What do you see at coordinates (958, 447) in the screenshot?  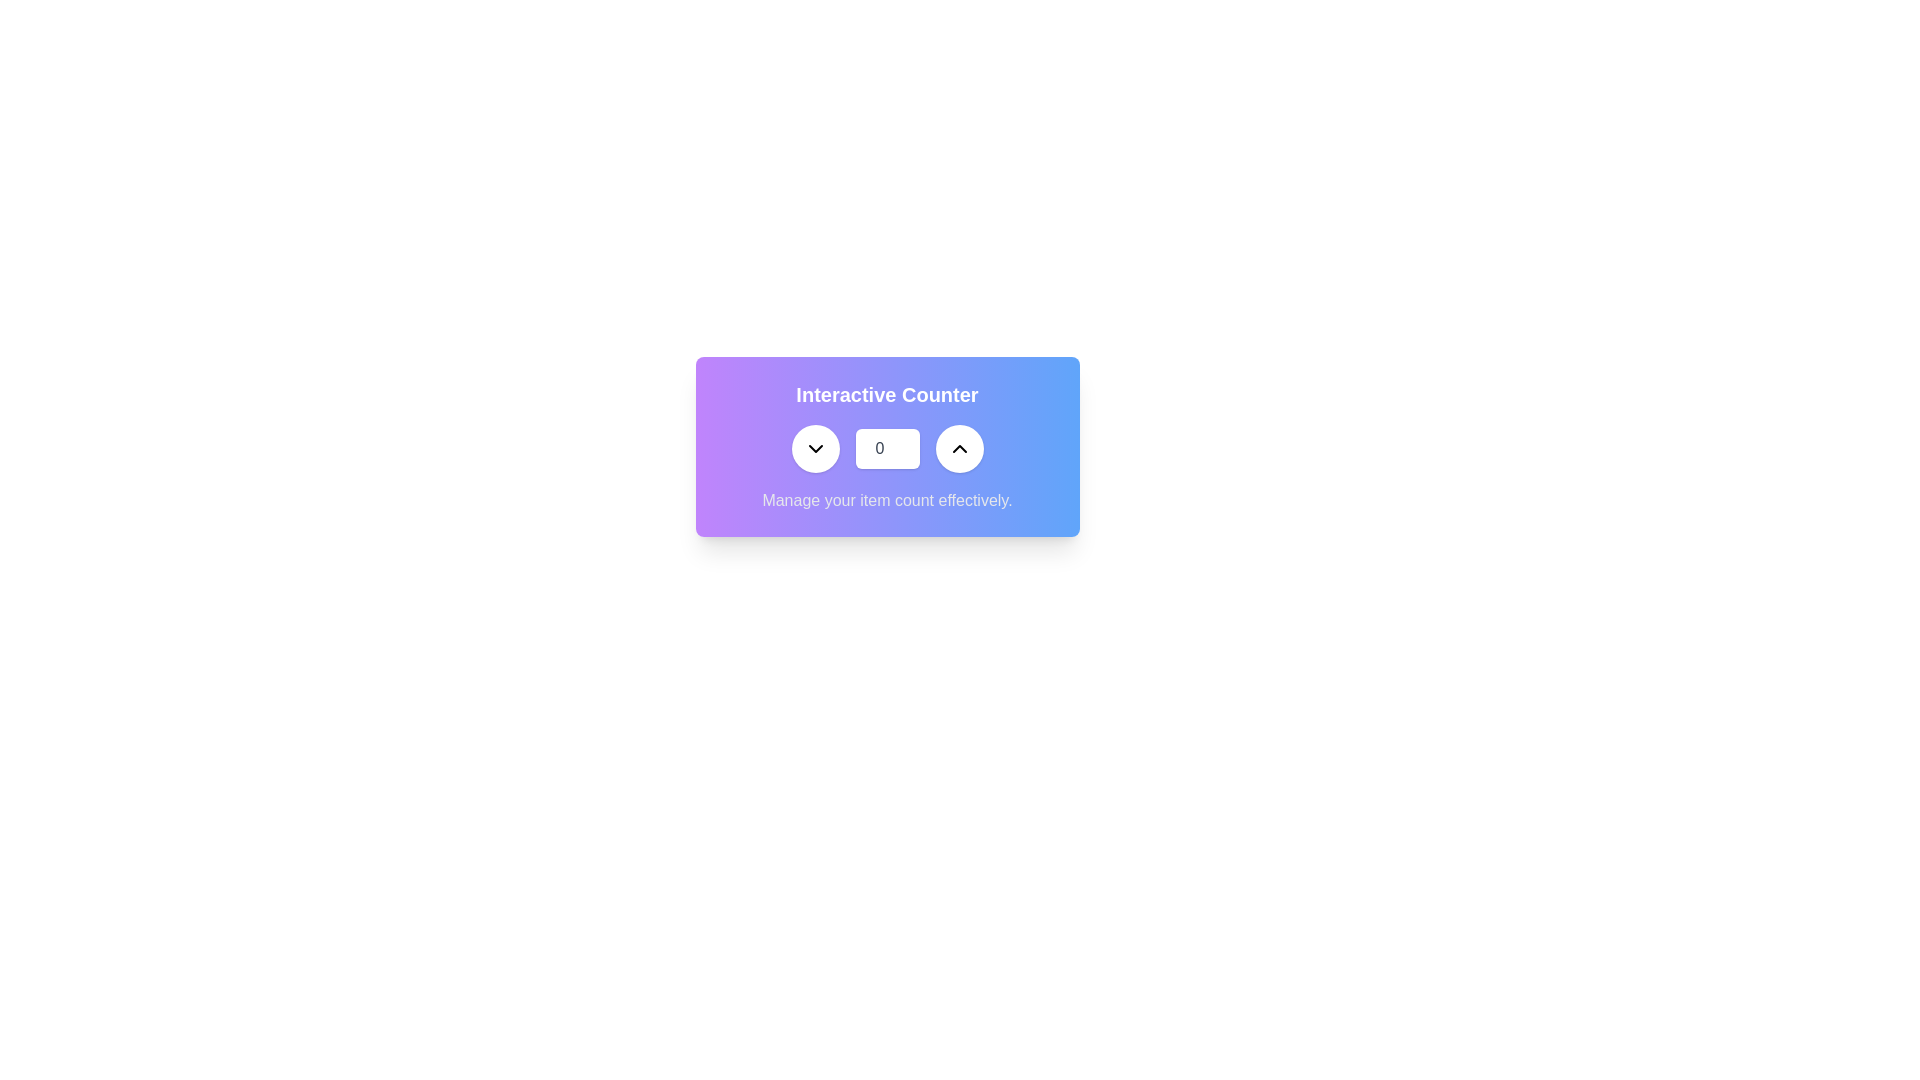 I see `the circular button with a white background and a black upward-facing arrow icon to increment the value` at bounding box center [958, 447].